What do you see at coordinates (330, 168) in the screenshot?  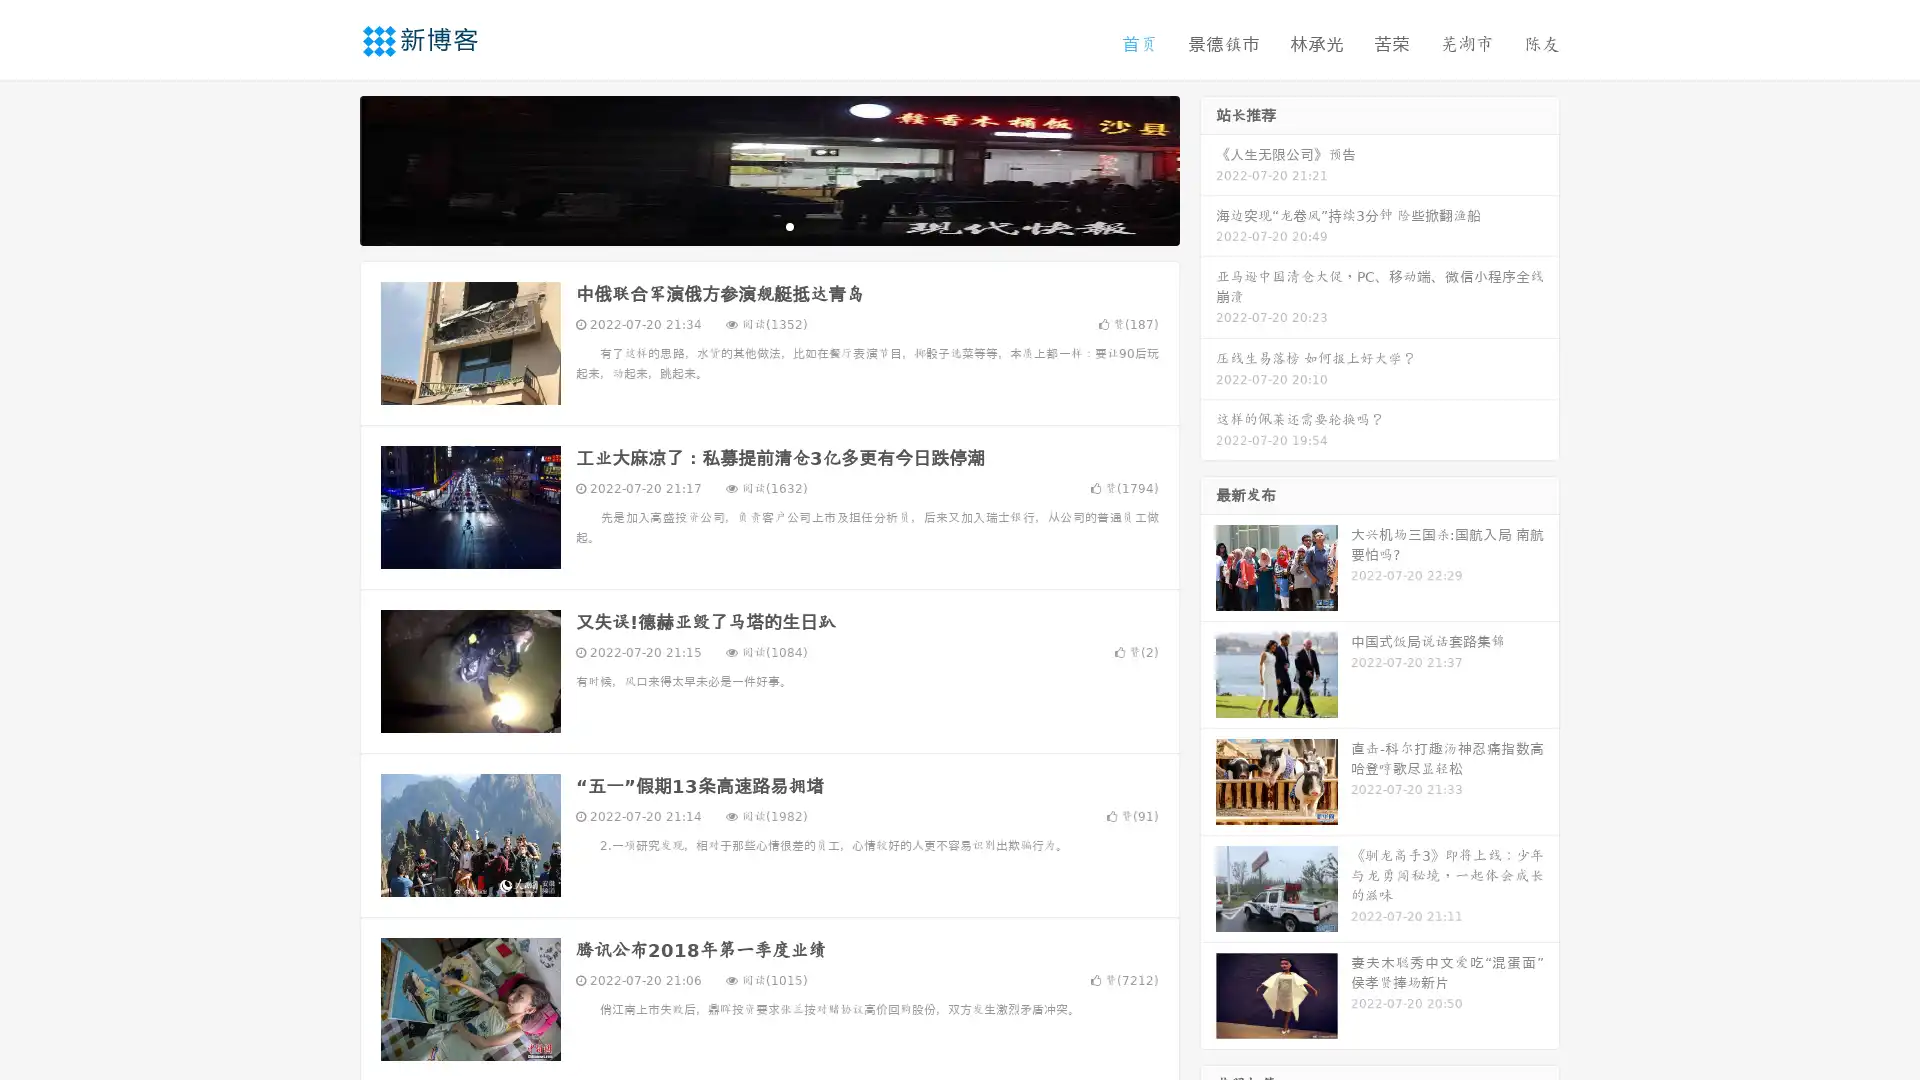 I see `Previous slide` at bounding box center [330, 168].